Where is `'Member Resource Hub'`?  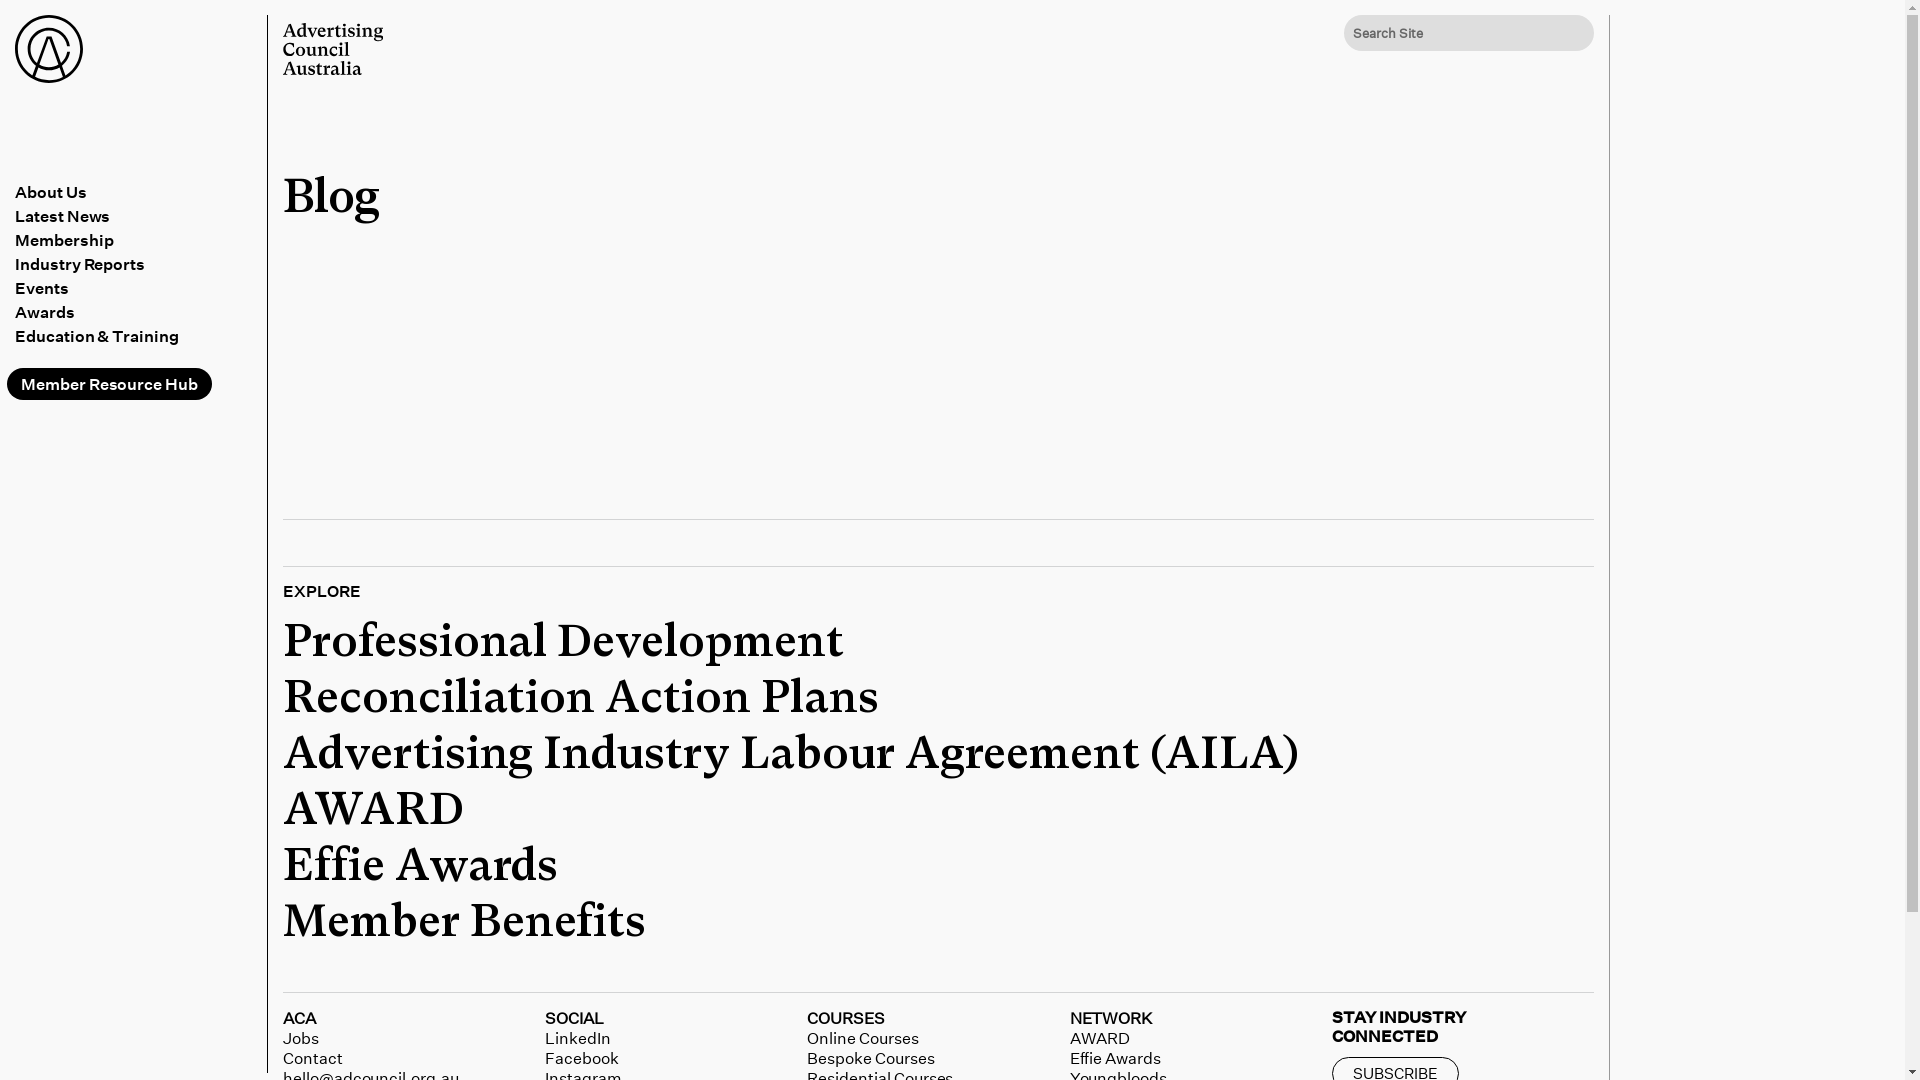
'Member Resource Hub' is located at coordinates (108, 384).